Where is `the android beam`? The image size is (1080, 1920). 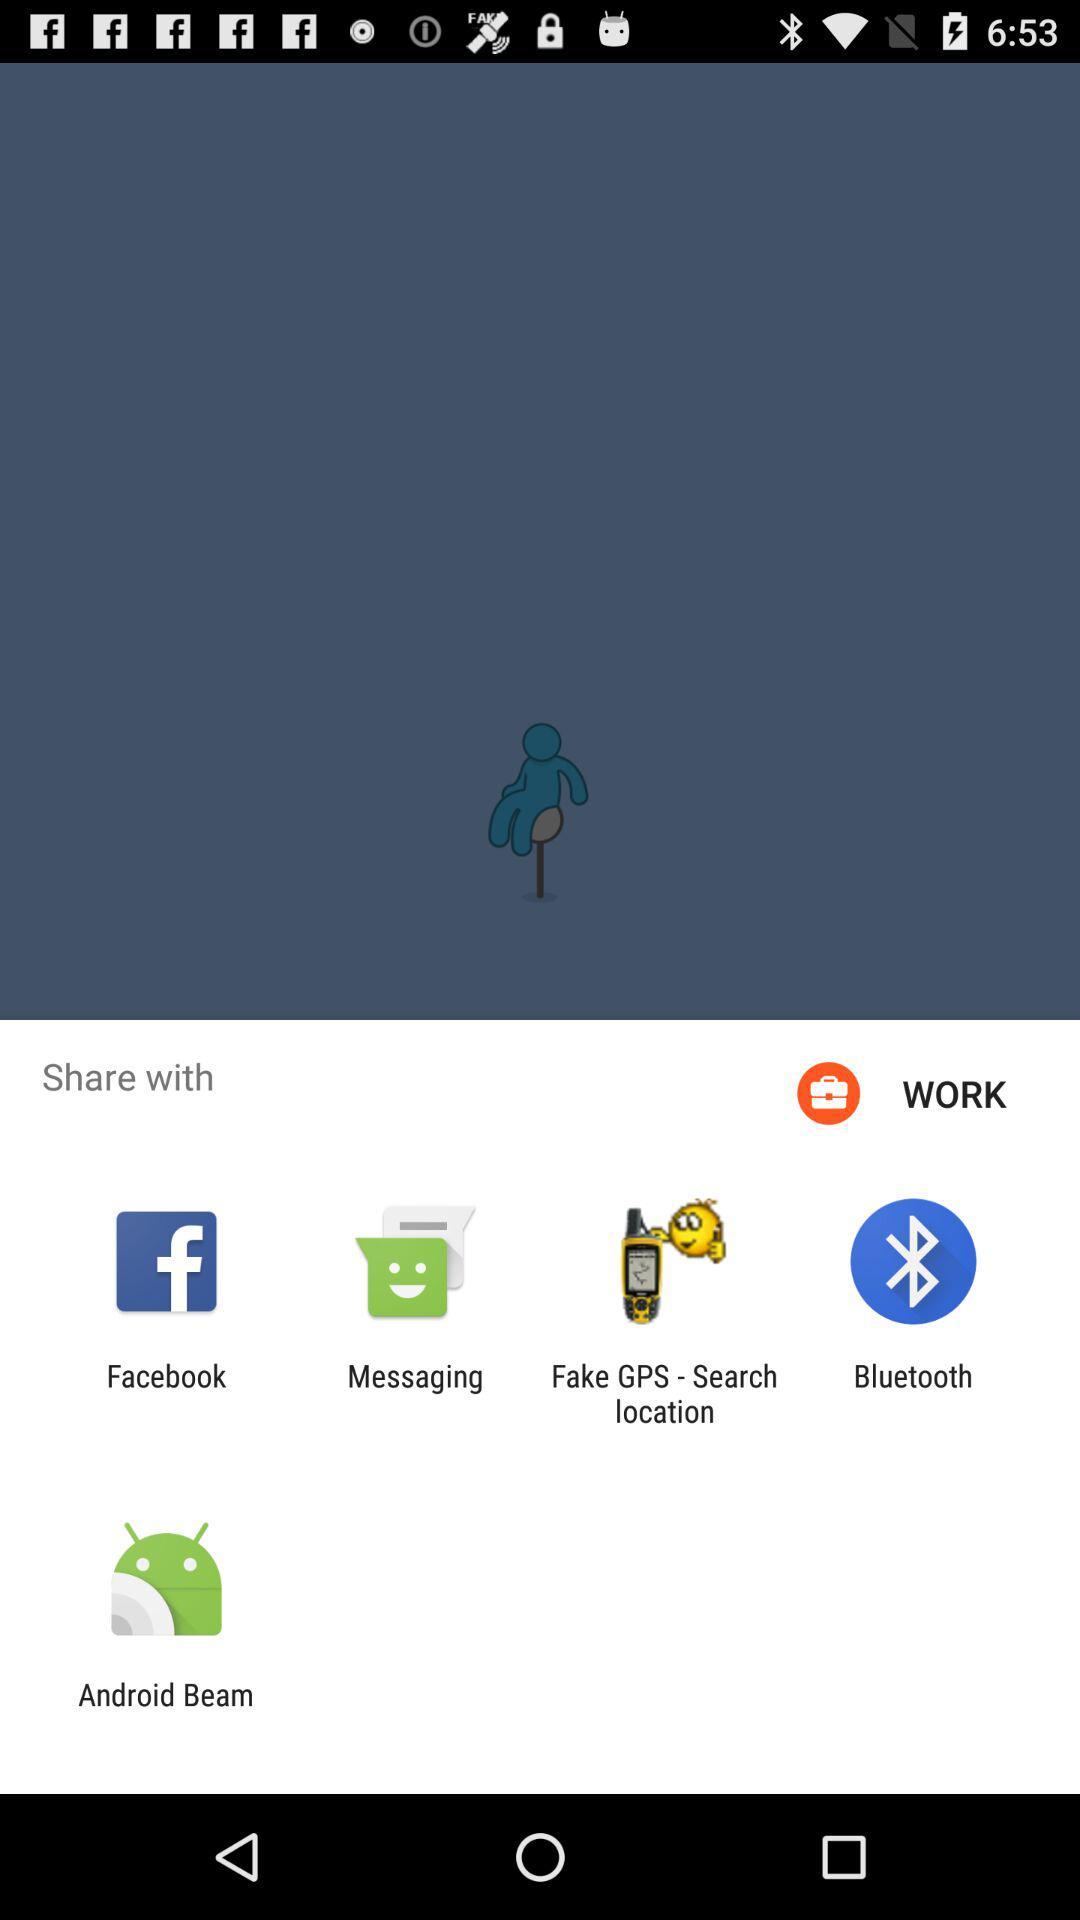 the android beam is located at coordinates (165, 1711).